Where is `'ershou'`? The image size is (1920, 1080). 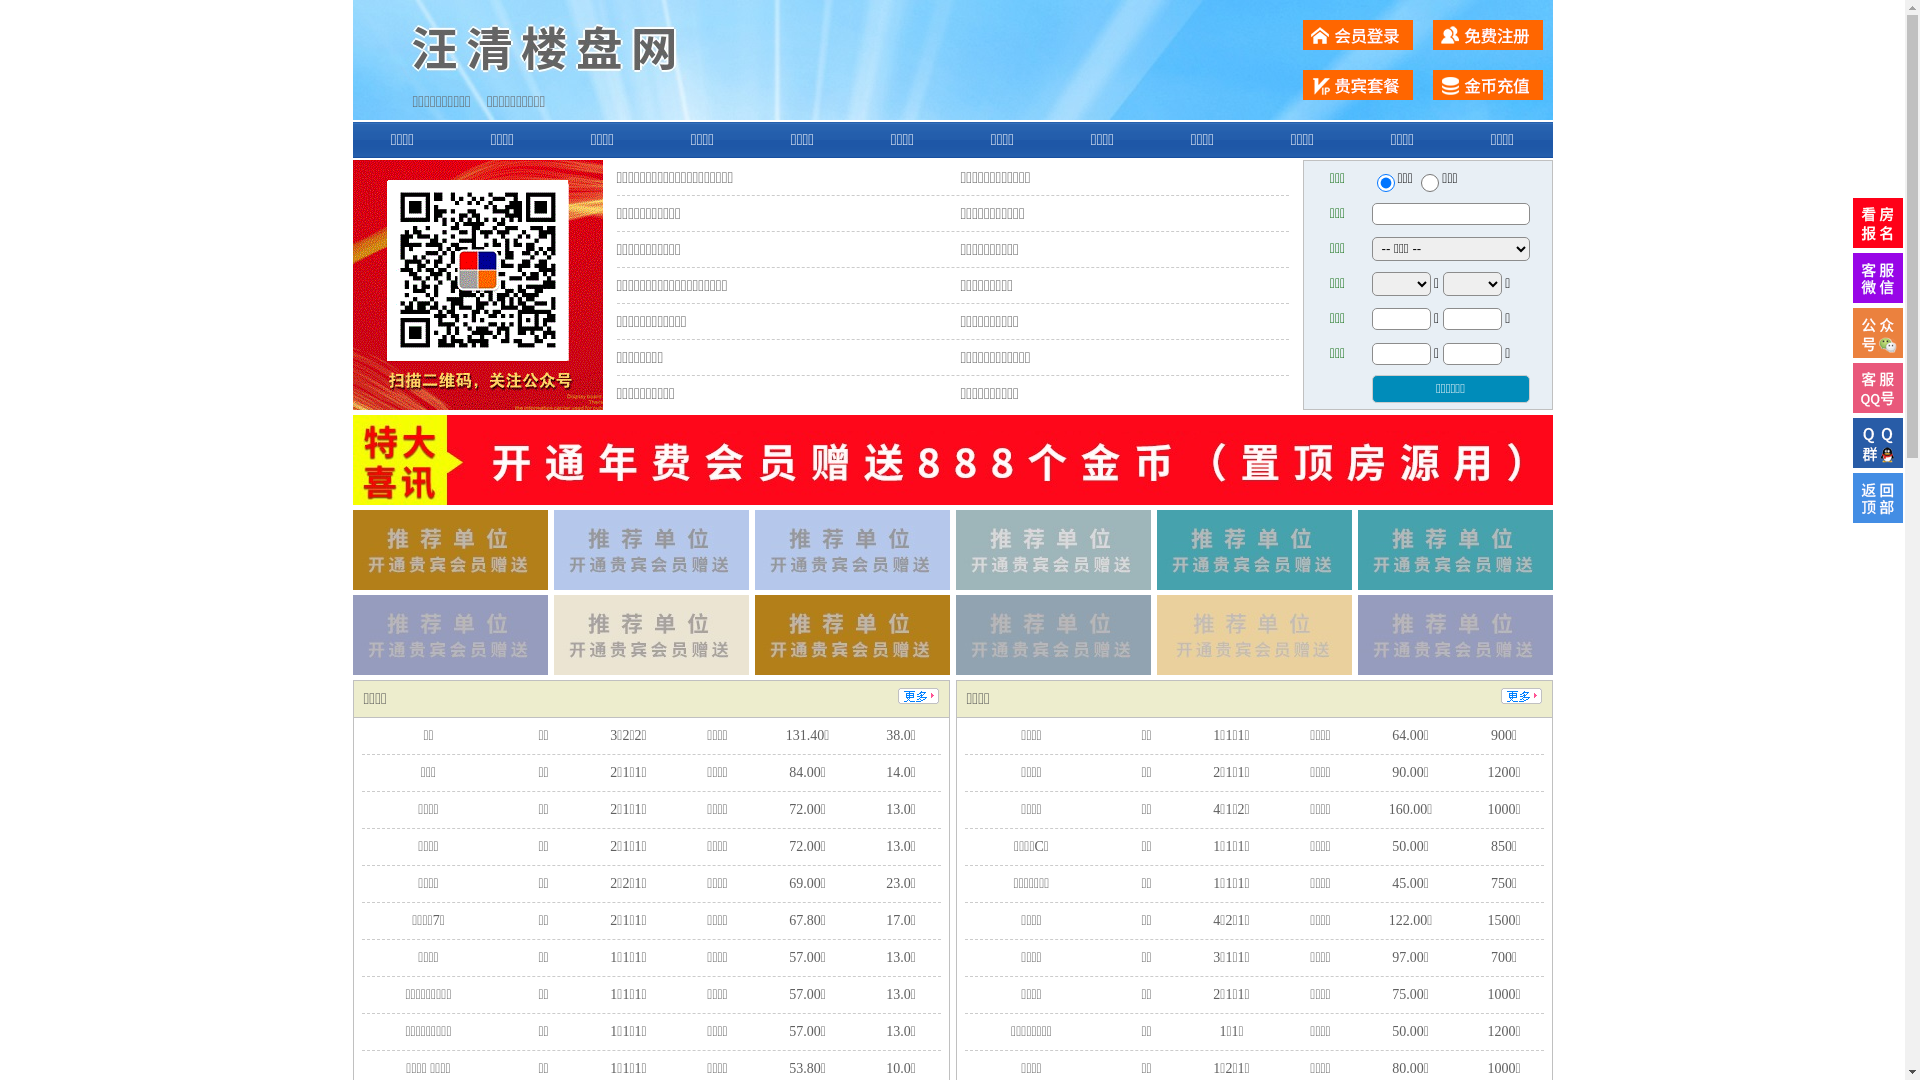
'ershou' is located at coordinates (1384, 182).